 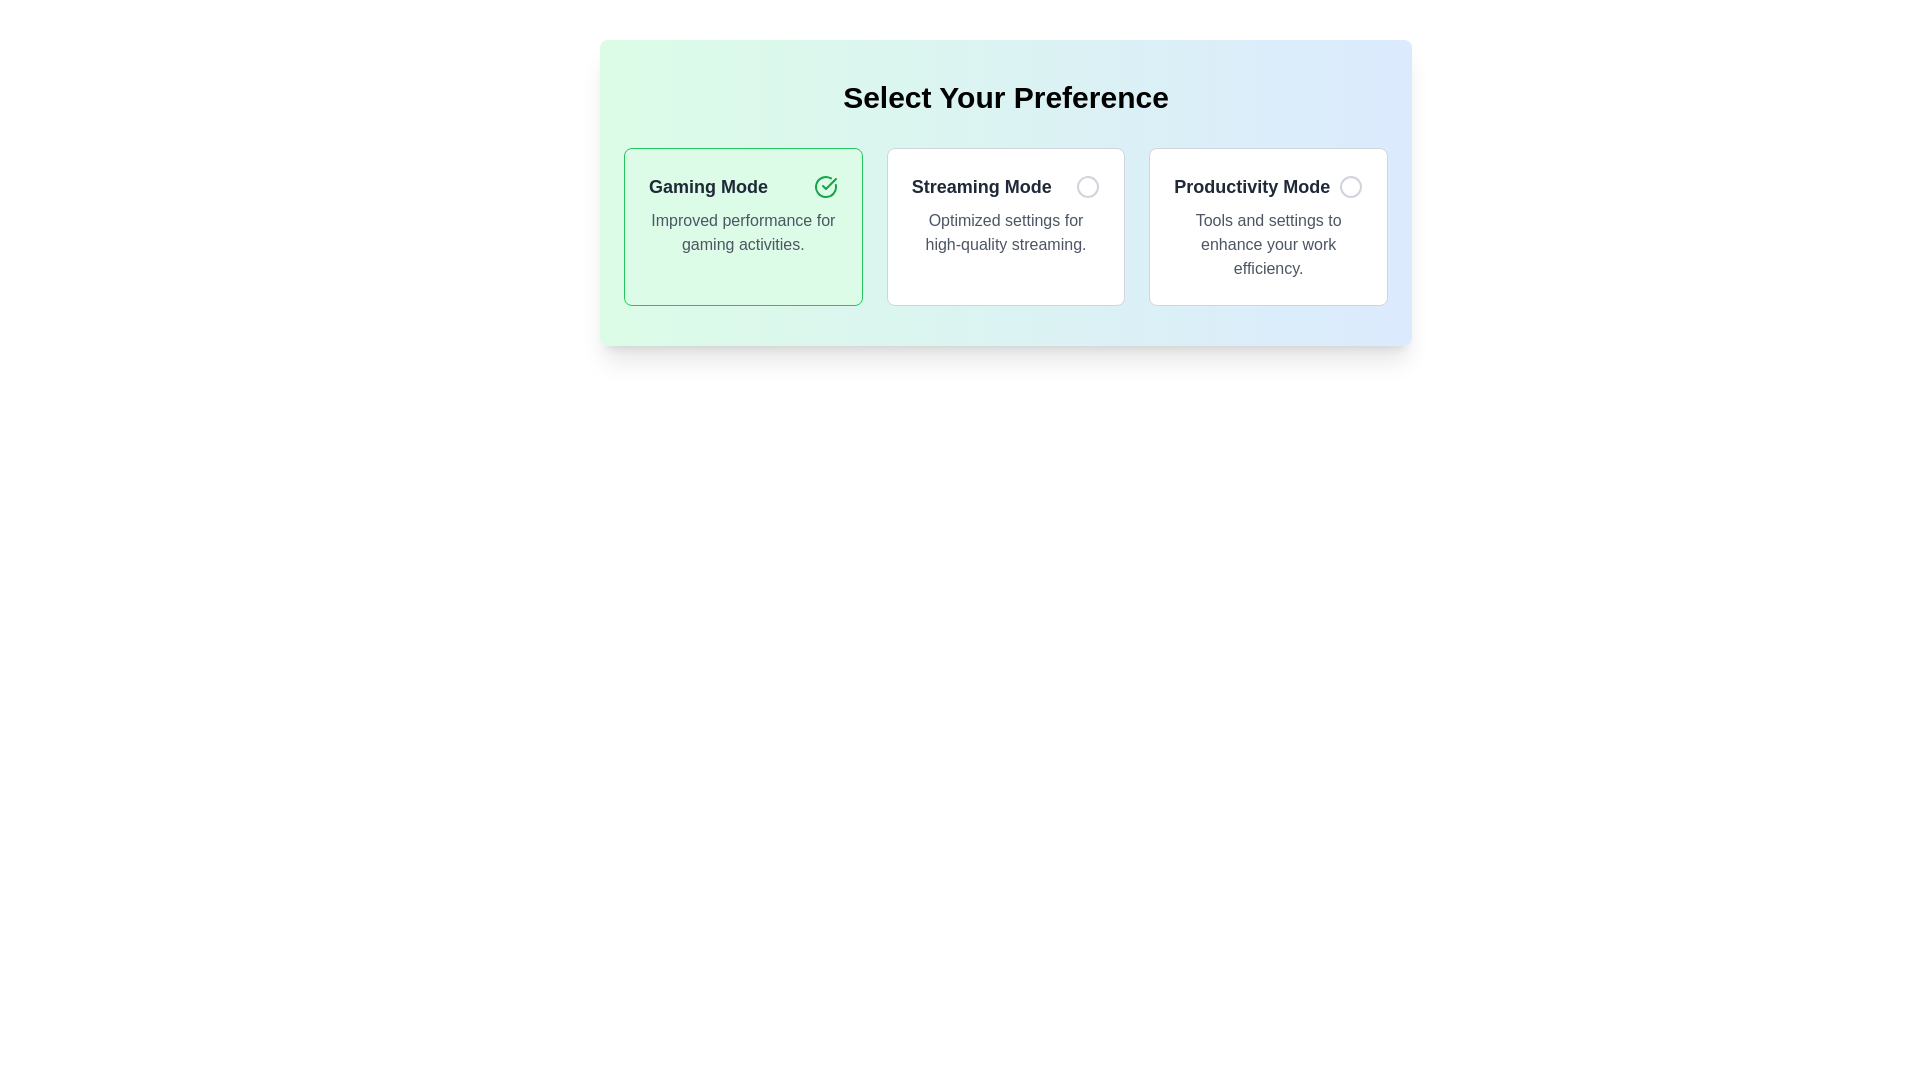 What do you see at coordinates (825, 186) in the screenshot?
I see `the green checkmark icon that indicates the active state of the 'Gaming Mode' preference` at bounding box center [825, 186].